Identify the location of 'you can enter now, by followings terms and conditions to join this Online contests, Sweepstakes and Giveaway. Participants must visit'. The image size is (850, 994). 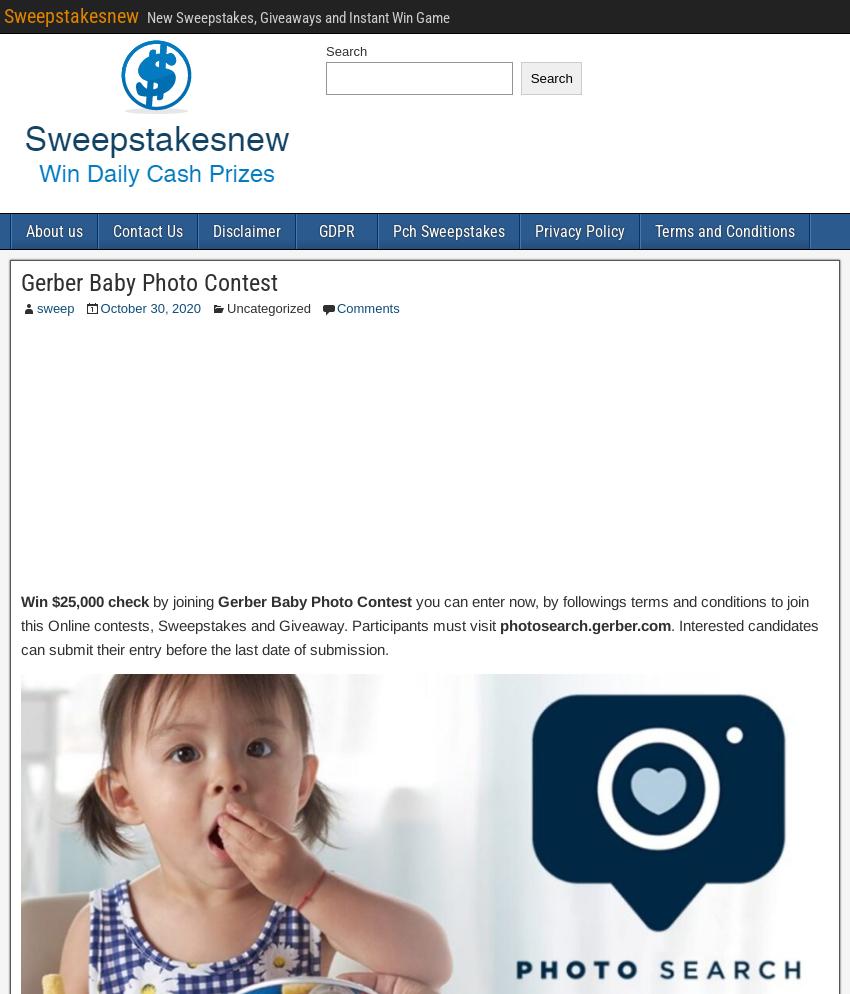
(414, 612).